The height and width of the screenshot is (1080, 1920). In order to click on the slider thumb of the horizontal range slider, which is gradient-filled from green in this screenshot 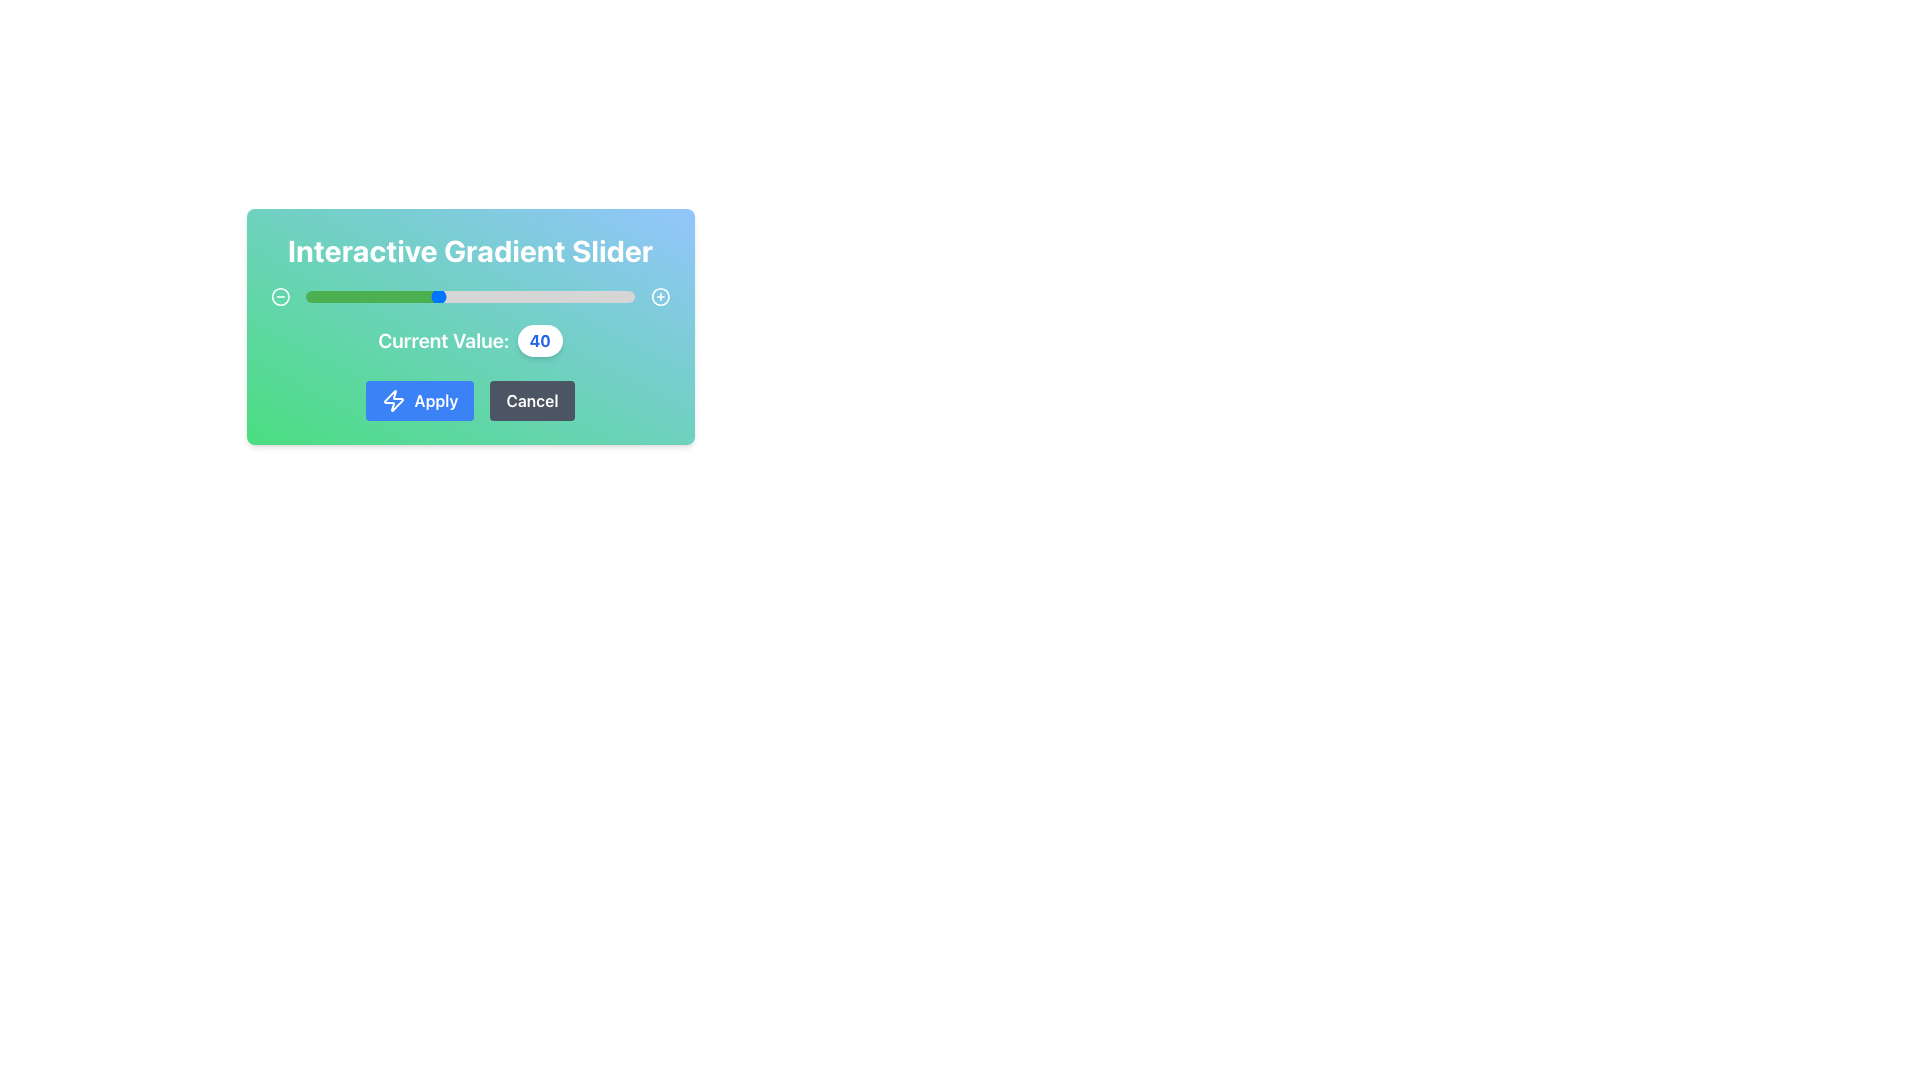, I will do `click(469, 297)`.